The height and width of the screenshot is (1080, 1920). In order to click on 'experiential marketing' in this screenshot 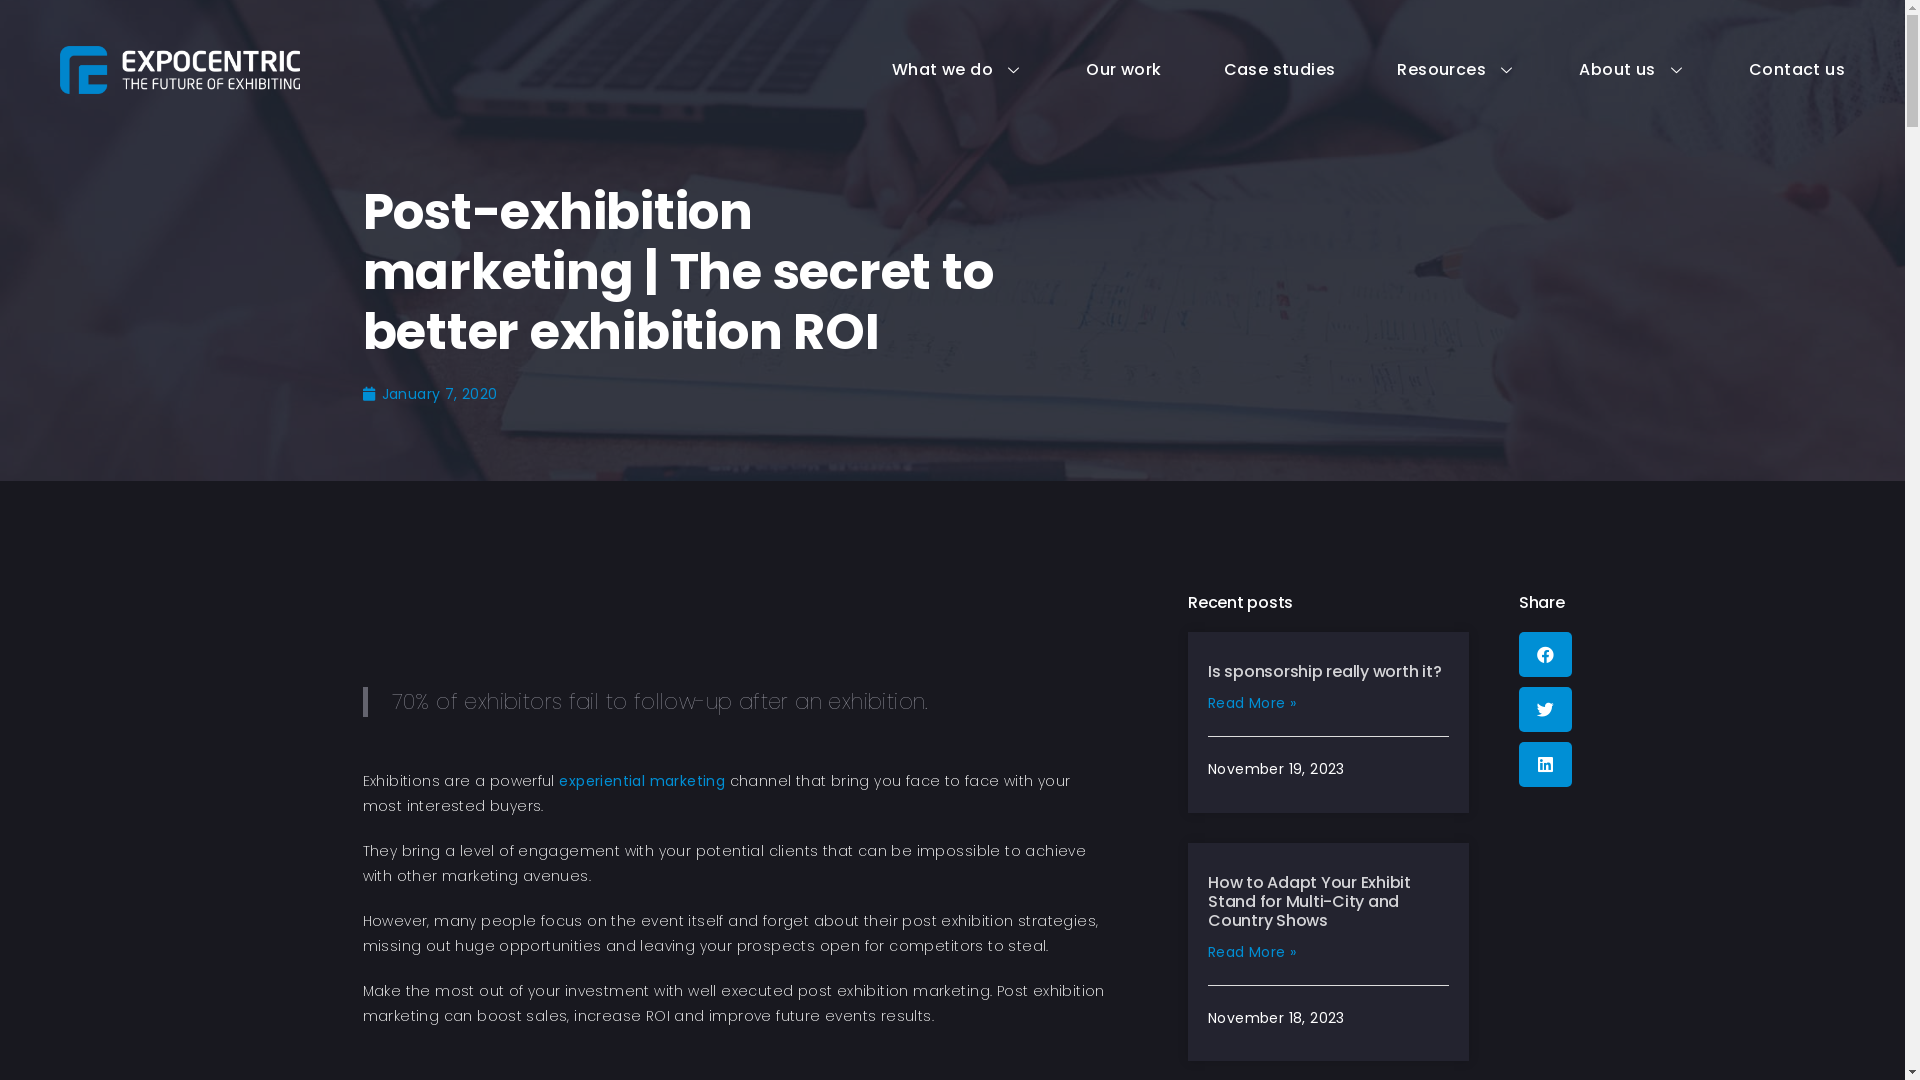, I will do `click(642, 779)`.